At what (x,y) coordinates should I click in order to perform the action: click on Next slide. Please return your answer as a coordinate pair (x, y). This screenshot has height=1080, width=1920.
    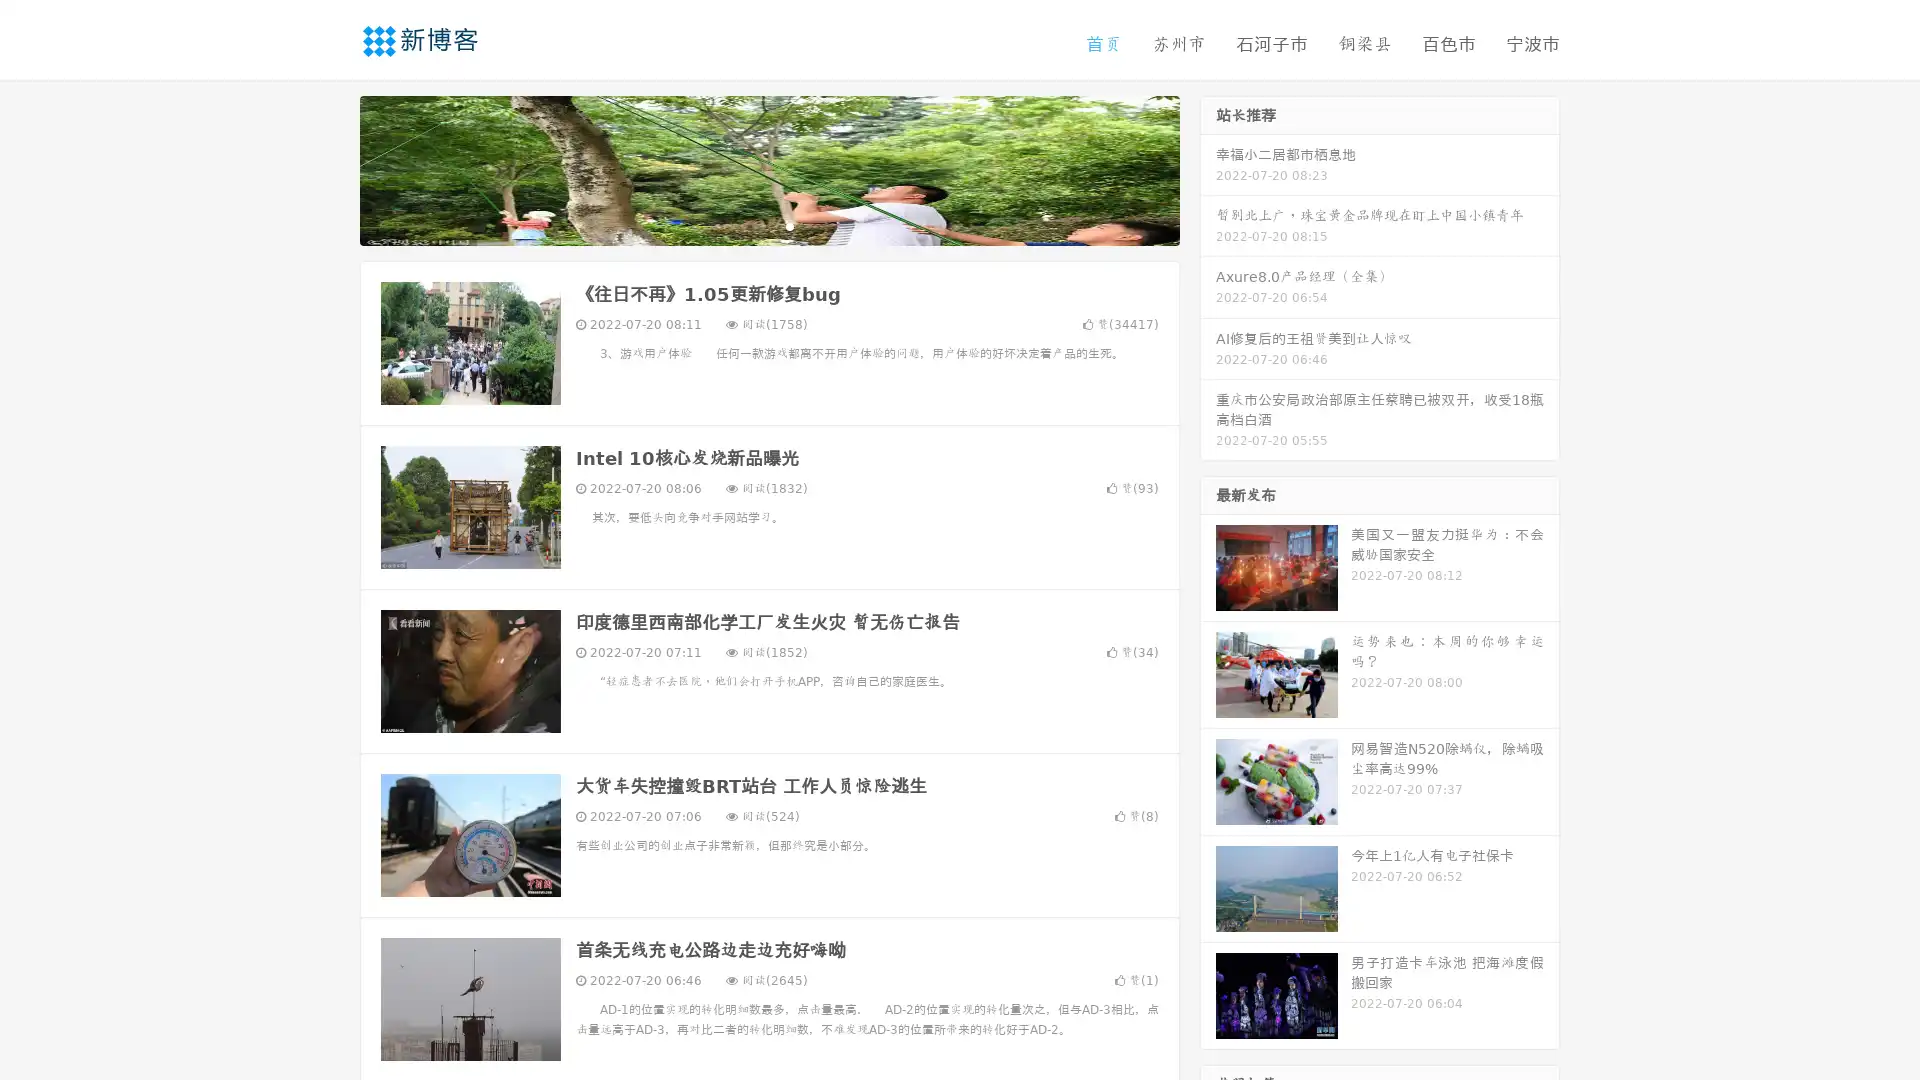
    Looking at the image, I should click on (1208, 168).